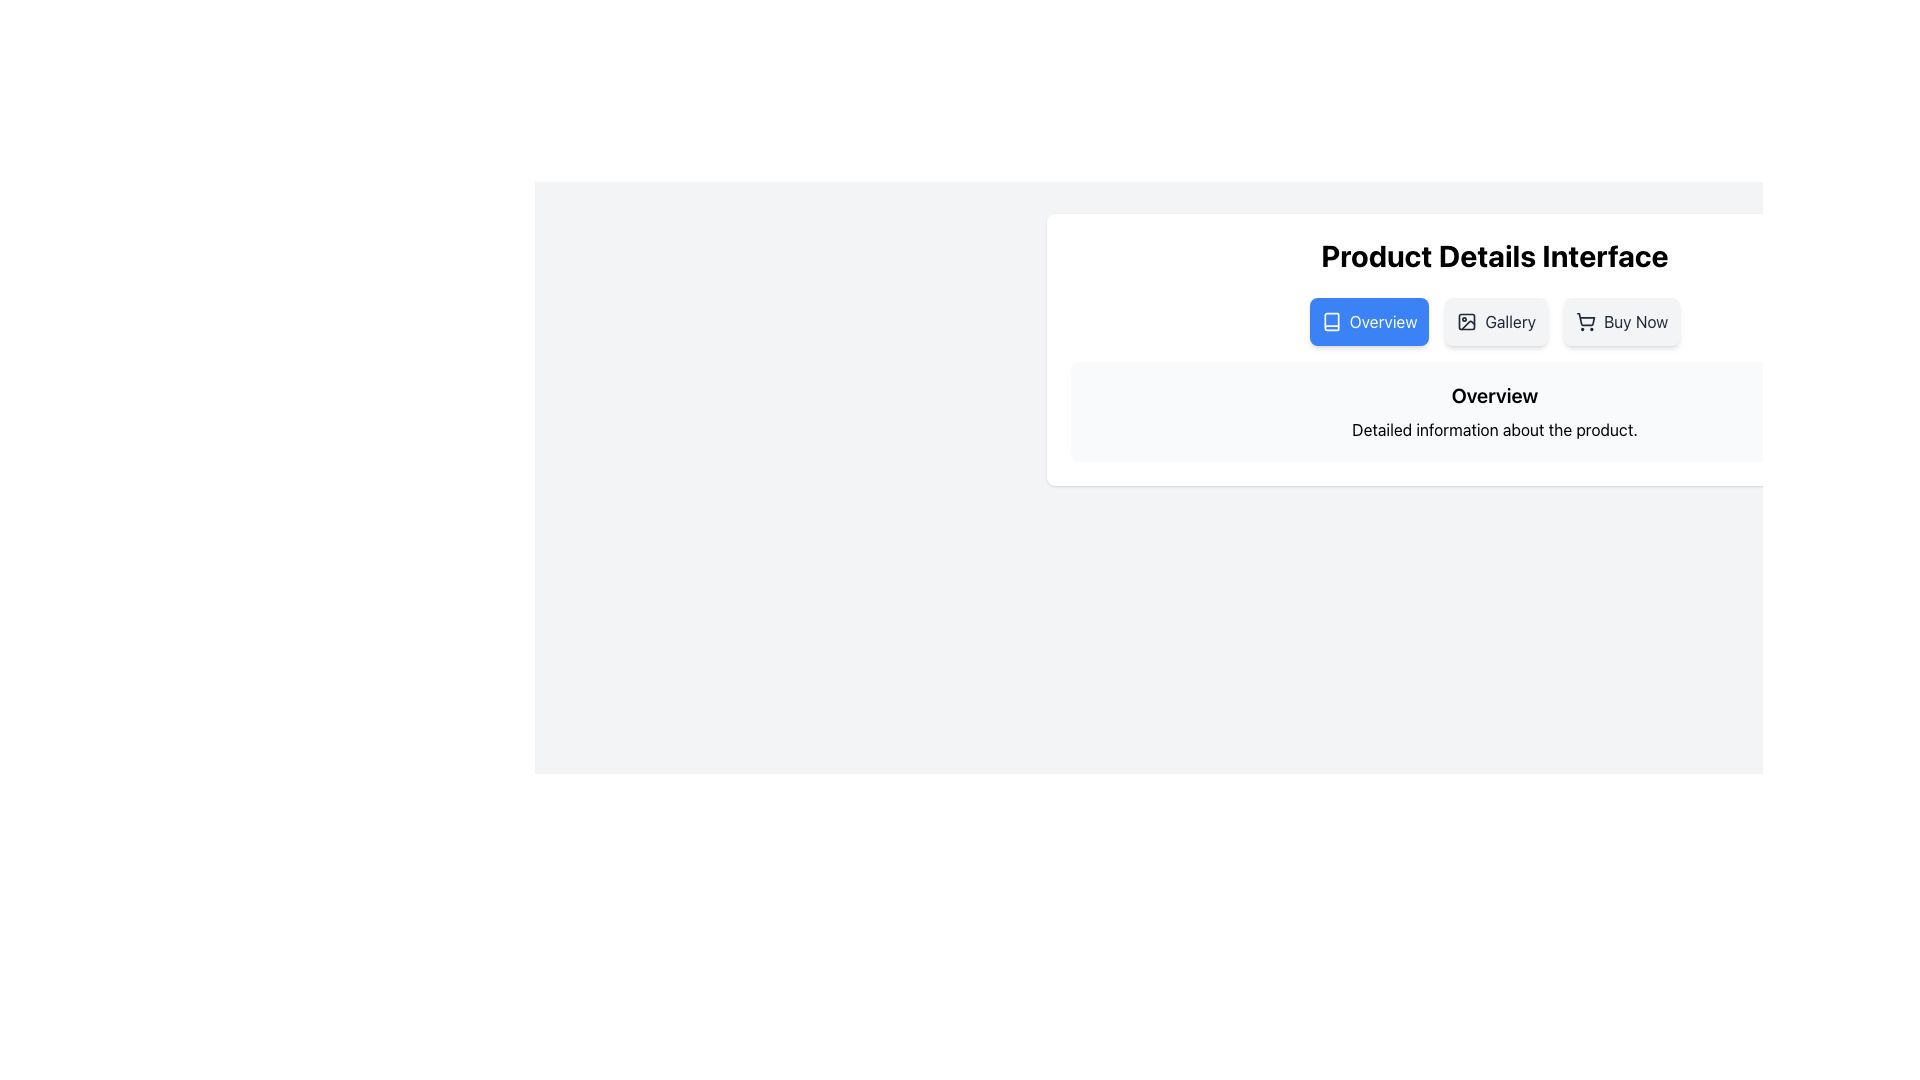 Image resolution: width=1920 pixels, height=1080 pixels. What do you see at coordinates (1368, 320) in the screenshot?
I see `the 'Overview' button, which is a rectangular button with a blue background and white text displaying 'Overview' accompanied by a book icon, located in the top-right corner of the interface` at bounding box center [1368, 320].